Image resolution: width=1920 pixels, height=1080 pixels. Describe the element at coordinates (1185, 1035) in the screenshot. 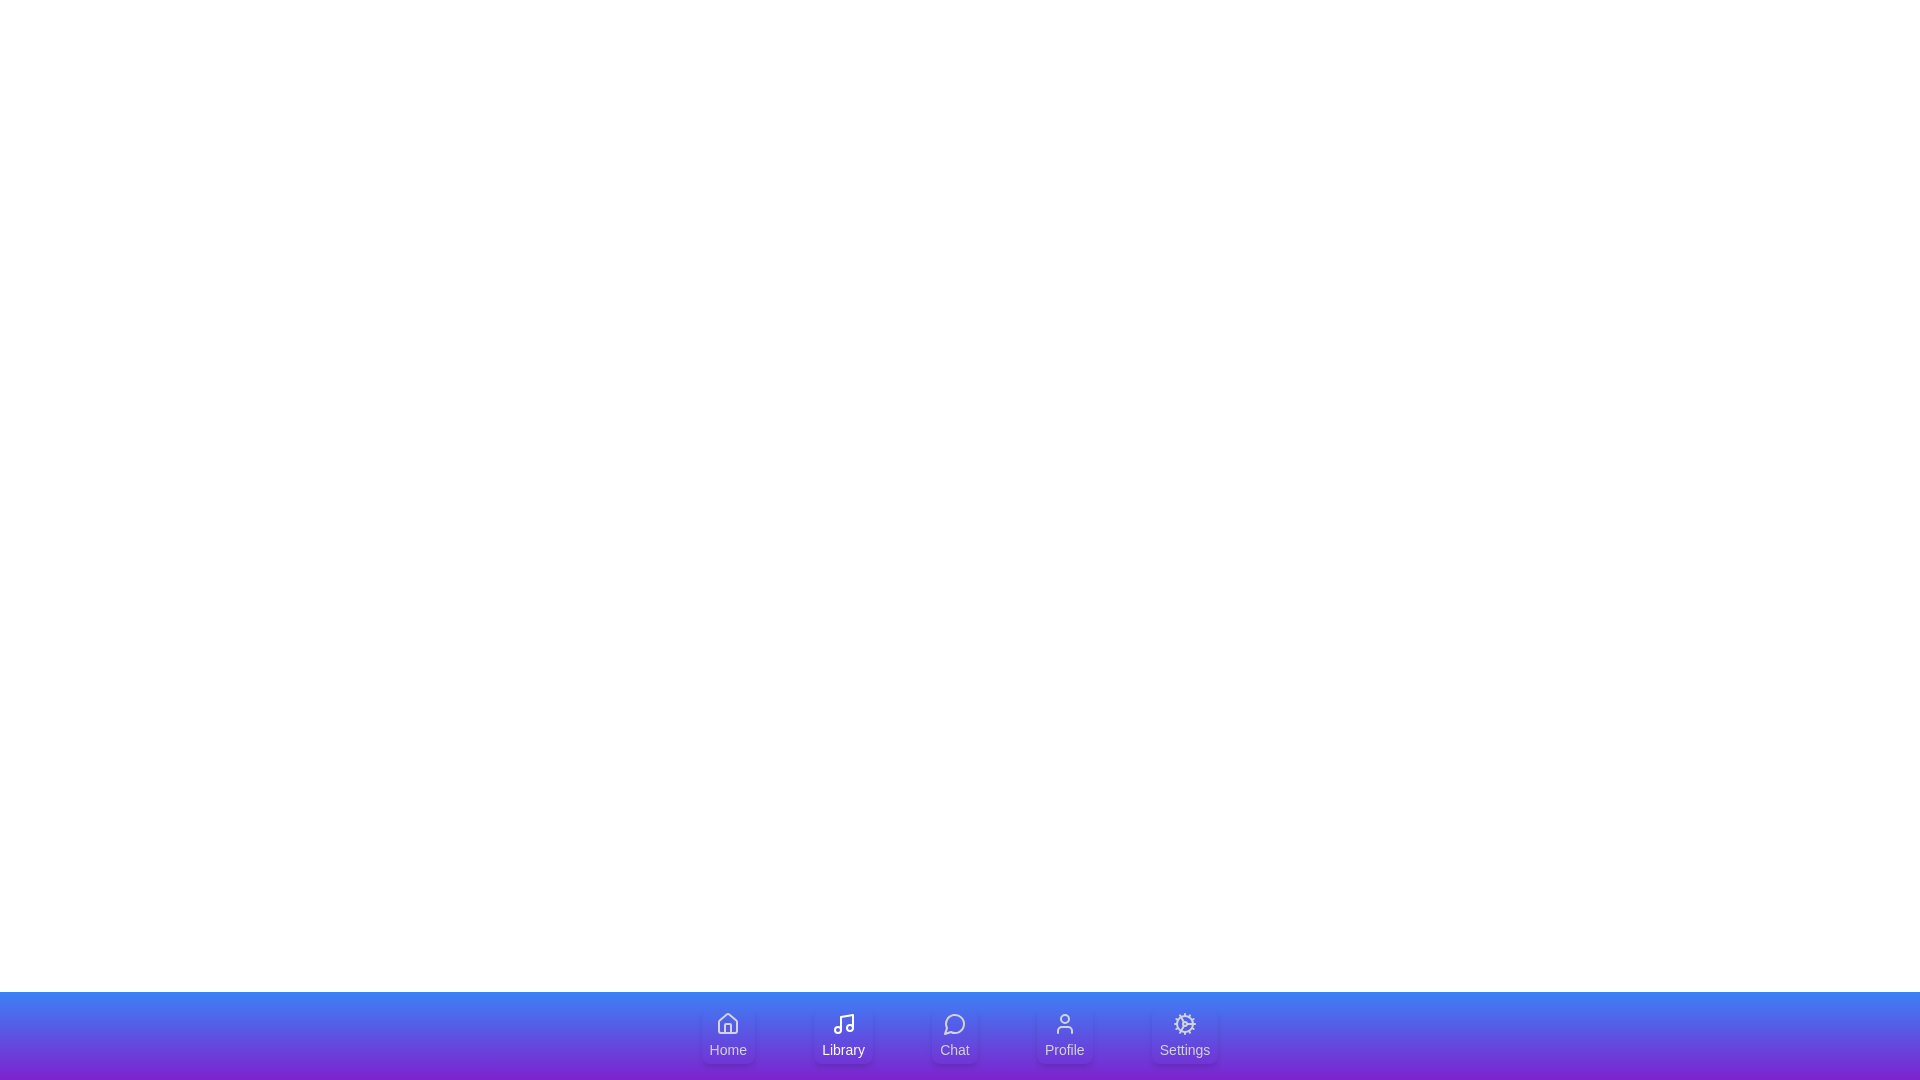

I see `the Settings tab to observe the hover effect` at that location.